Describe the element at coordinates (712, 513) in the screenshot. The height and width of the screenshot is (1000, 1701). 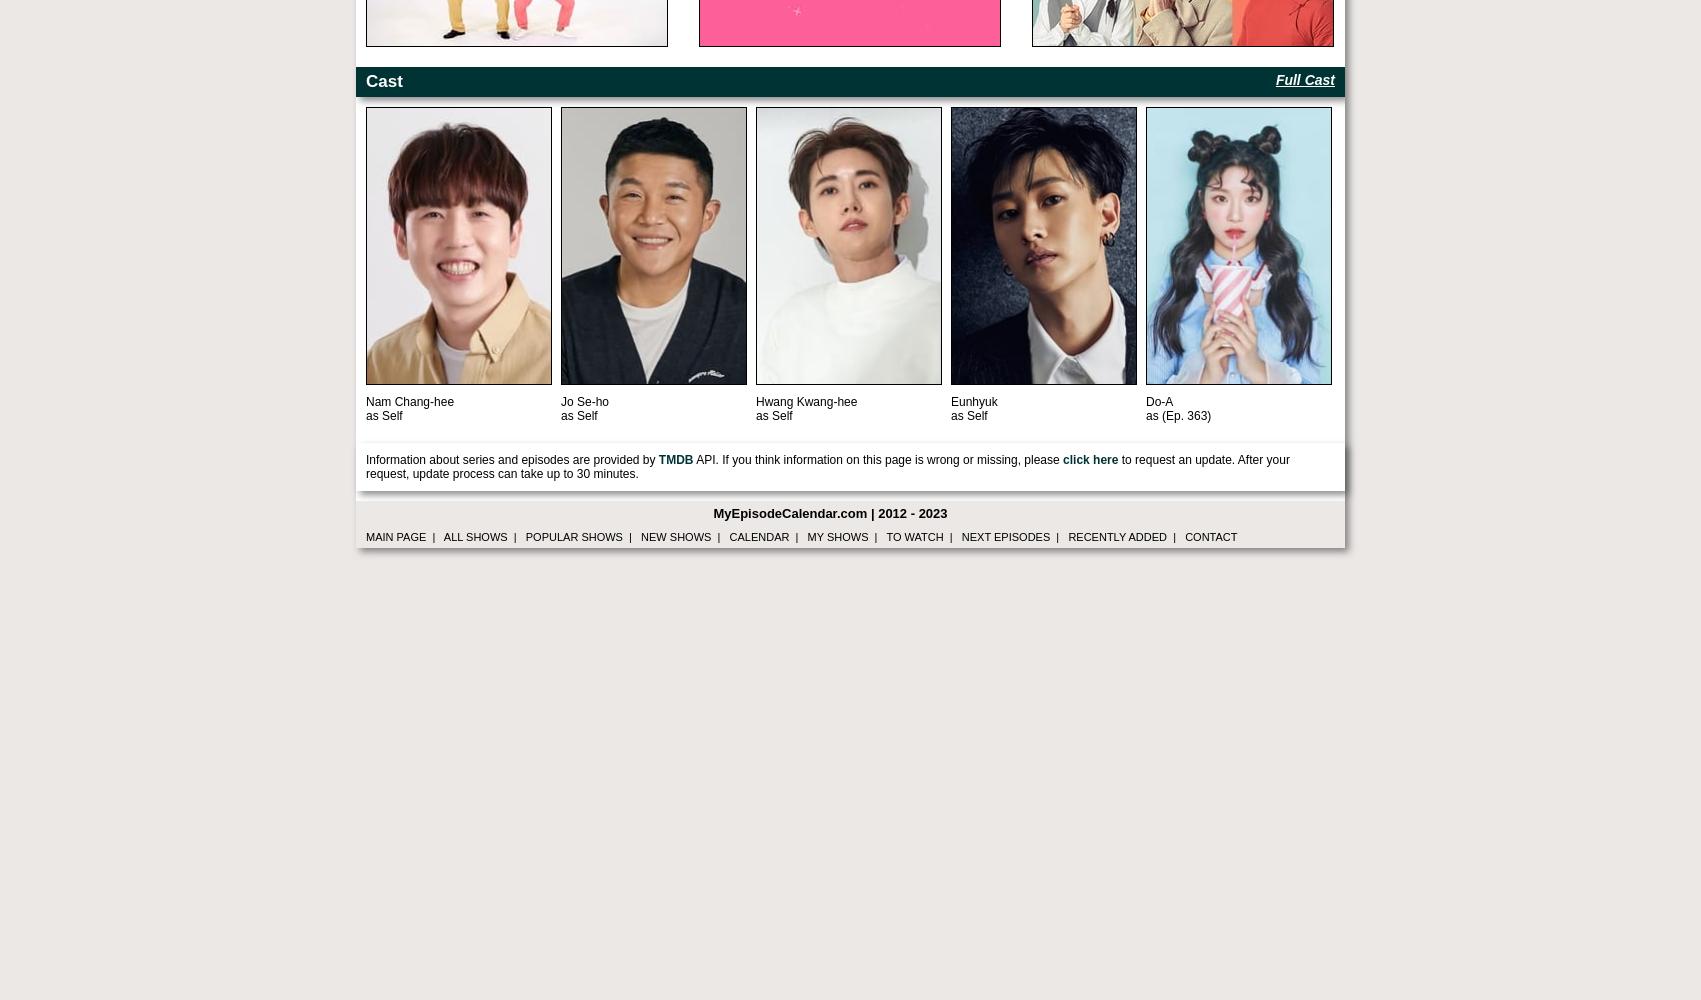
I see `'MyEpisodeCalendar.com | 2012 - 2023'` at that location.